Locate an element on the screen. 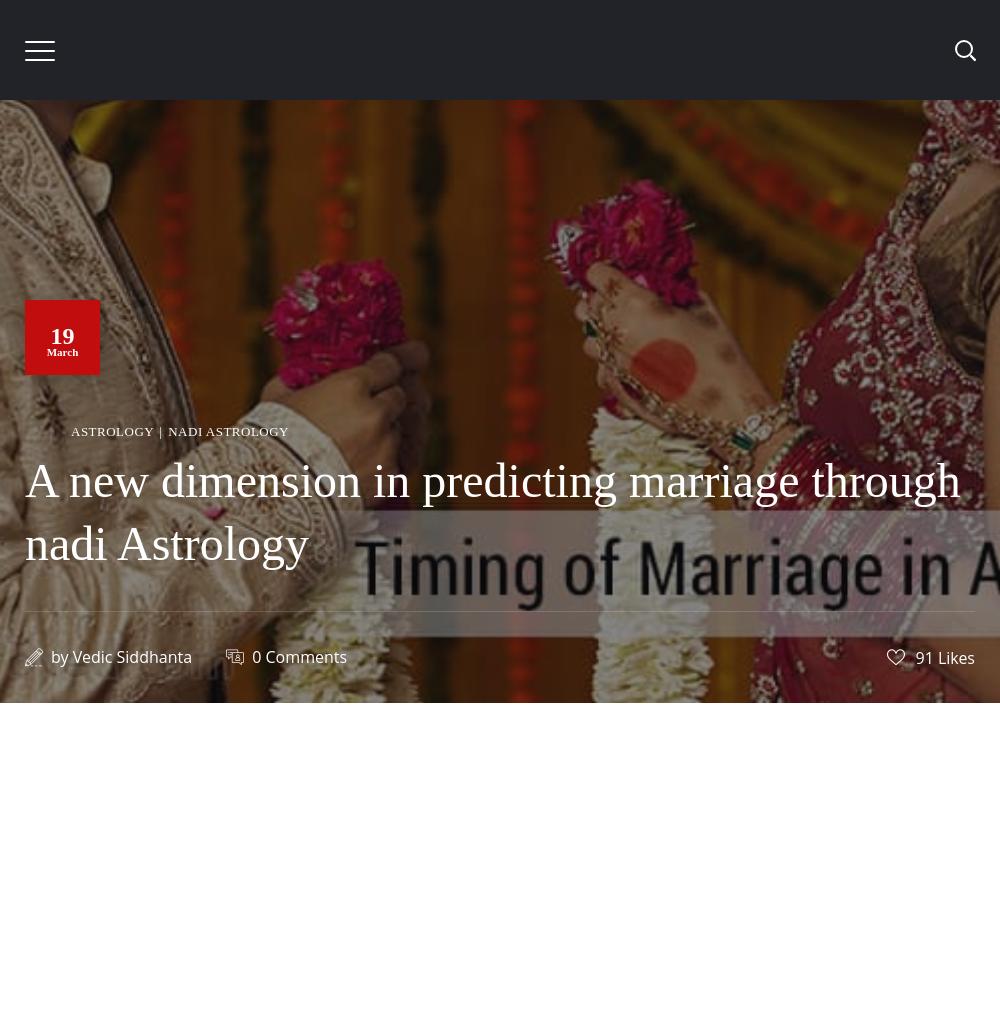 This screenshot has width=1000, height=1020. '0 Comments' is located at coordinates (252, 655).